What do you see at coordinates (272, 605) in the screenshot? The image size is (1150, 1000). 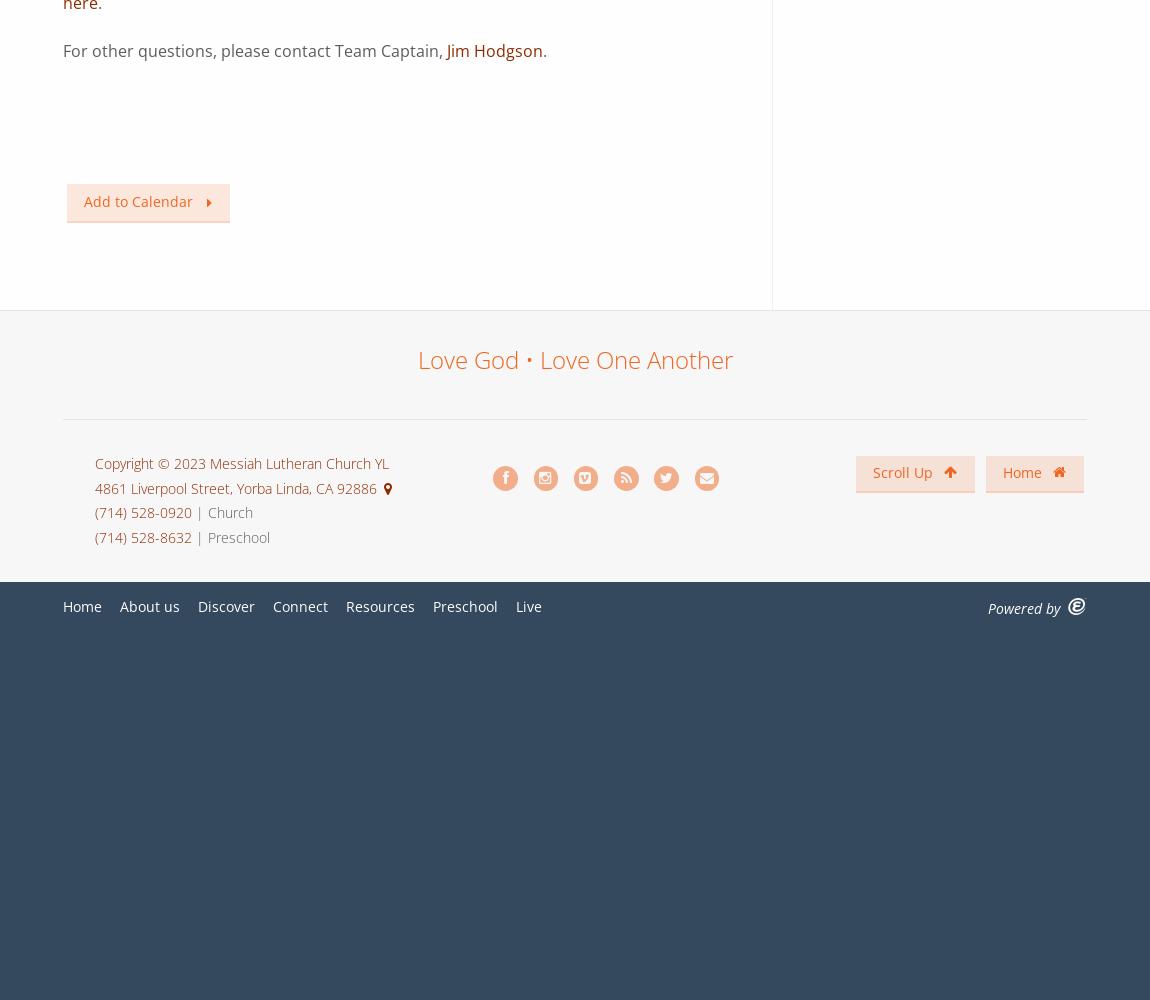 I see `'Connect'` at bounding box center [272, 605].